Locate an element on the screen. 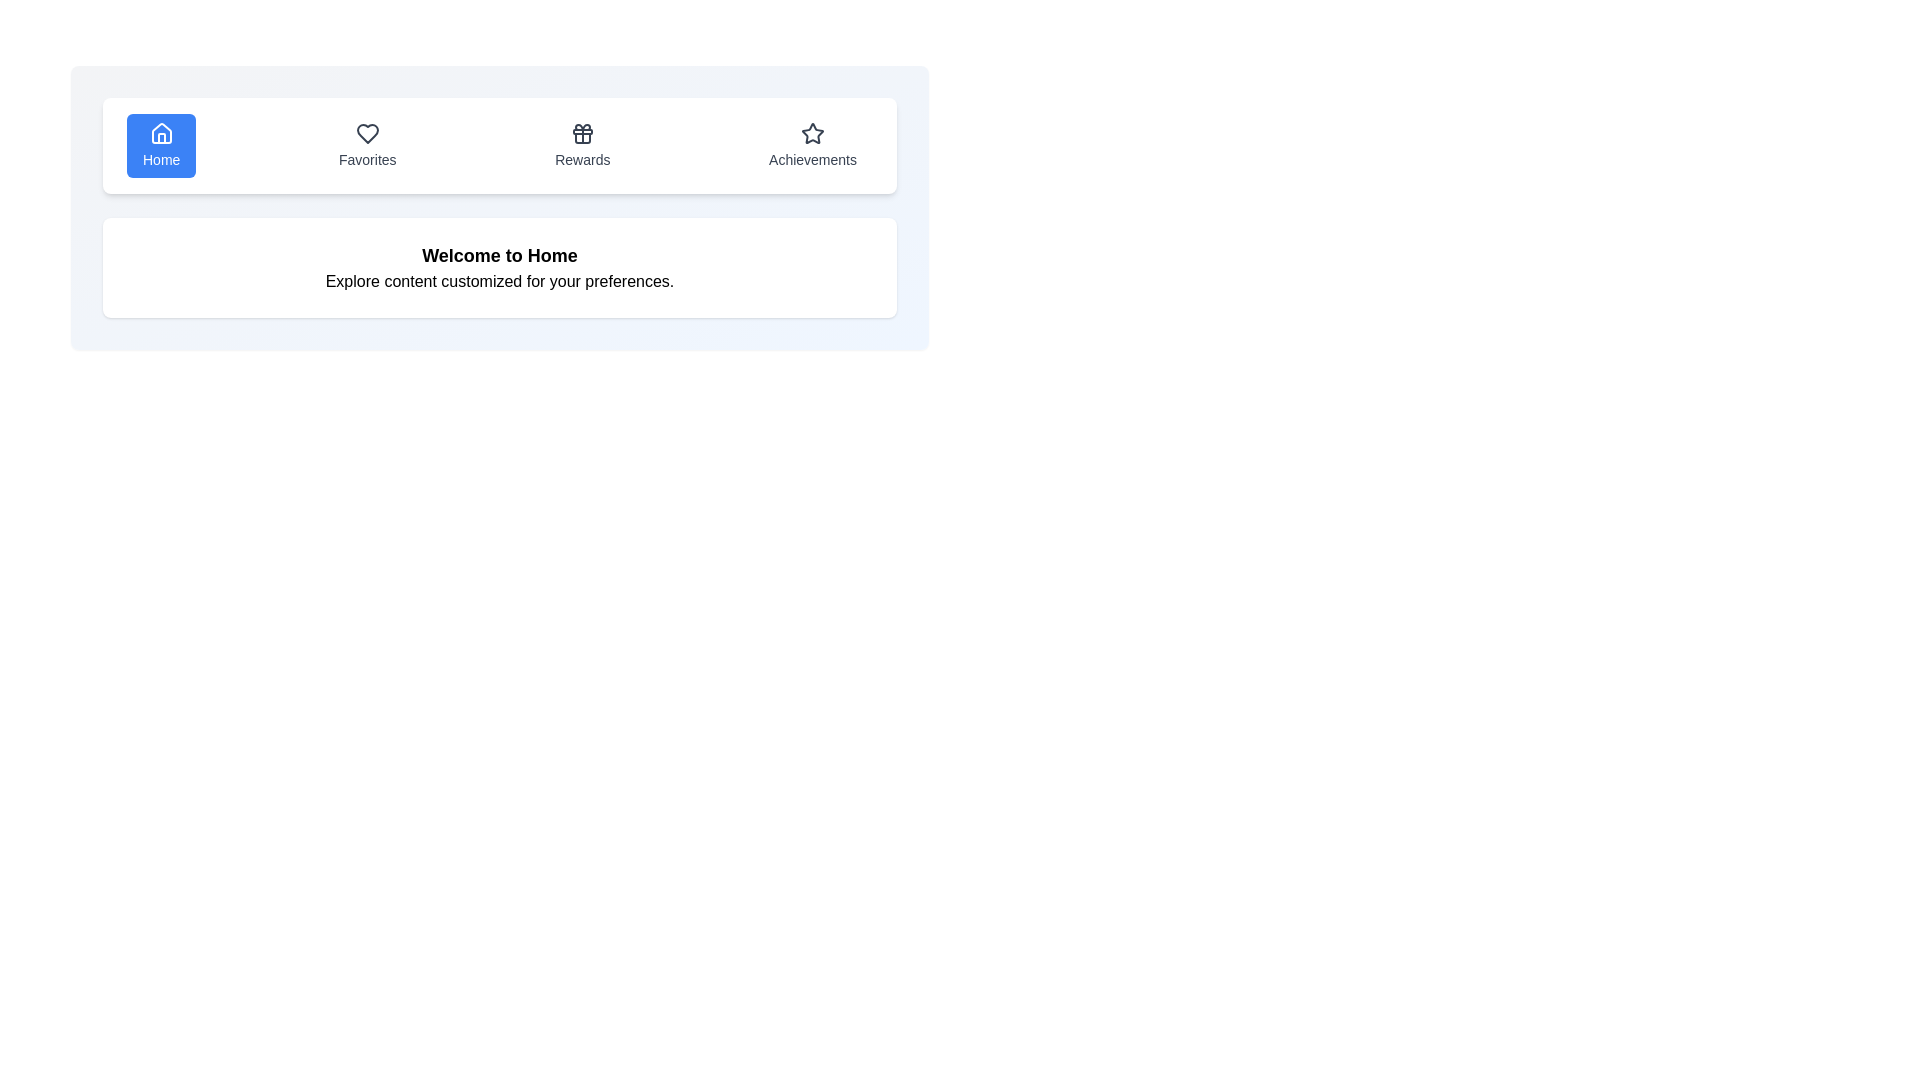  the 'Favorites' icon in the navigation bar, which is positioned between the 'Home' icon and the 'Rewards' icon is located at coordinates (367, 134).